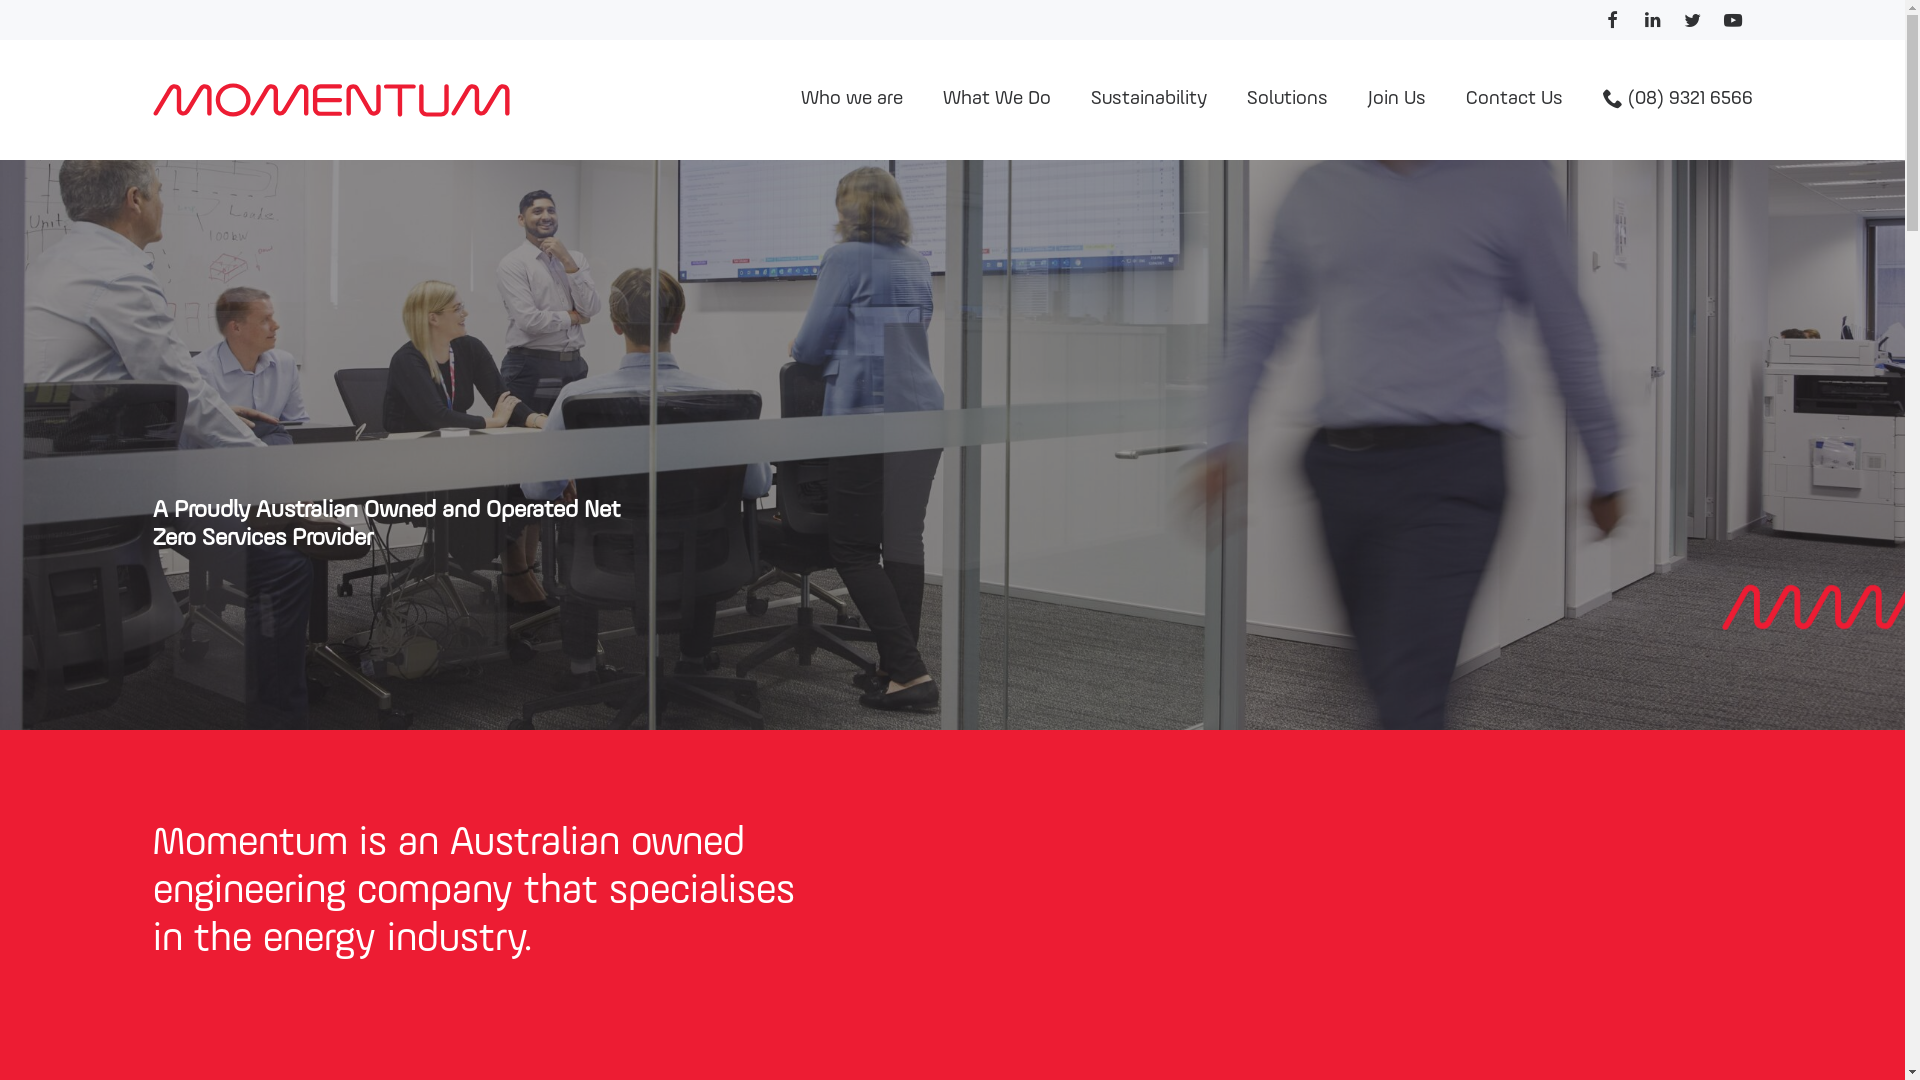 This screenshot has width=1920, height=1080. Describe the element at coordinates (996, 100) in the screenshot. I see `'What We Do'` at that location.